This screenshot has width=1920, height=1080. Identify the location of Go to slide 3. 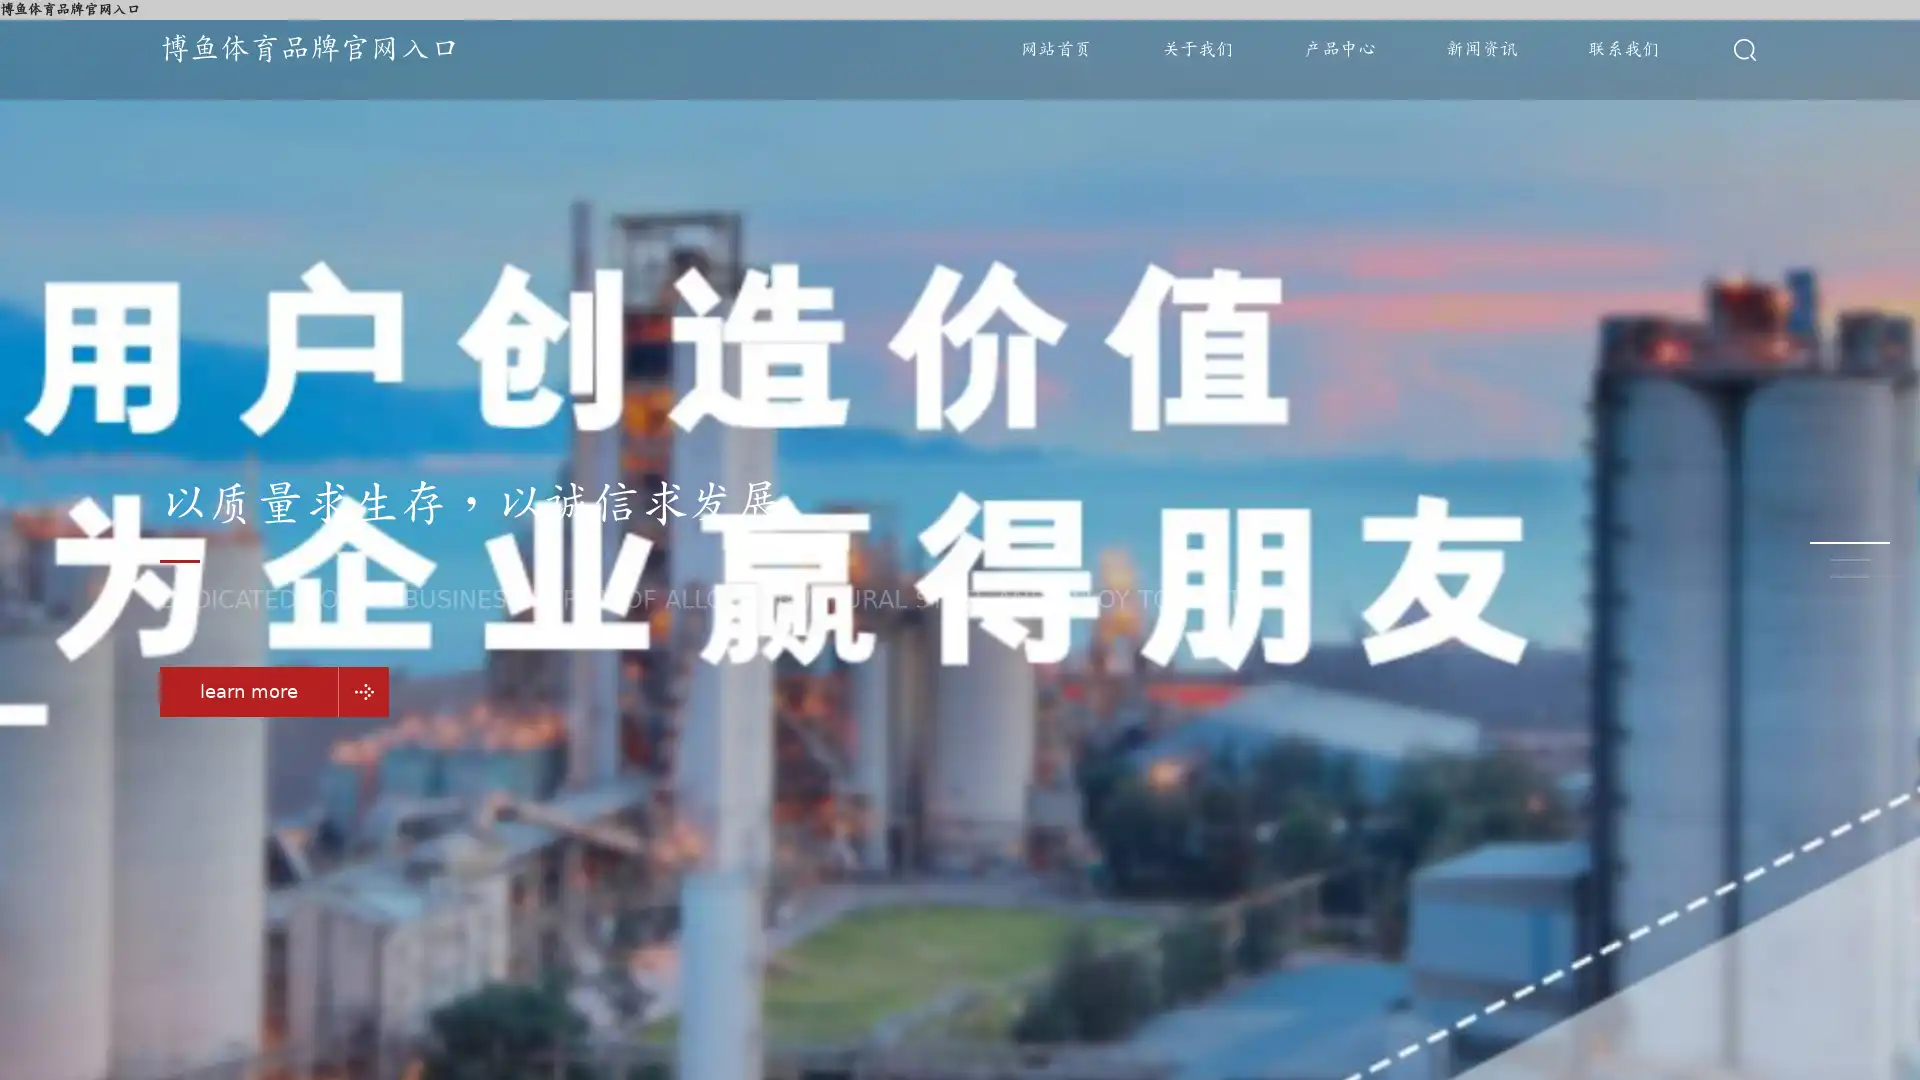
(1848, 577).